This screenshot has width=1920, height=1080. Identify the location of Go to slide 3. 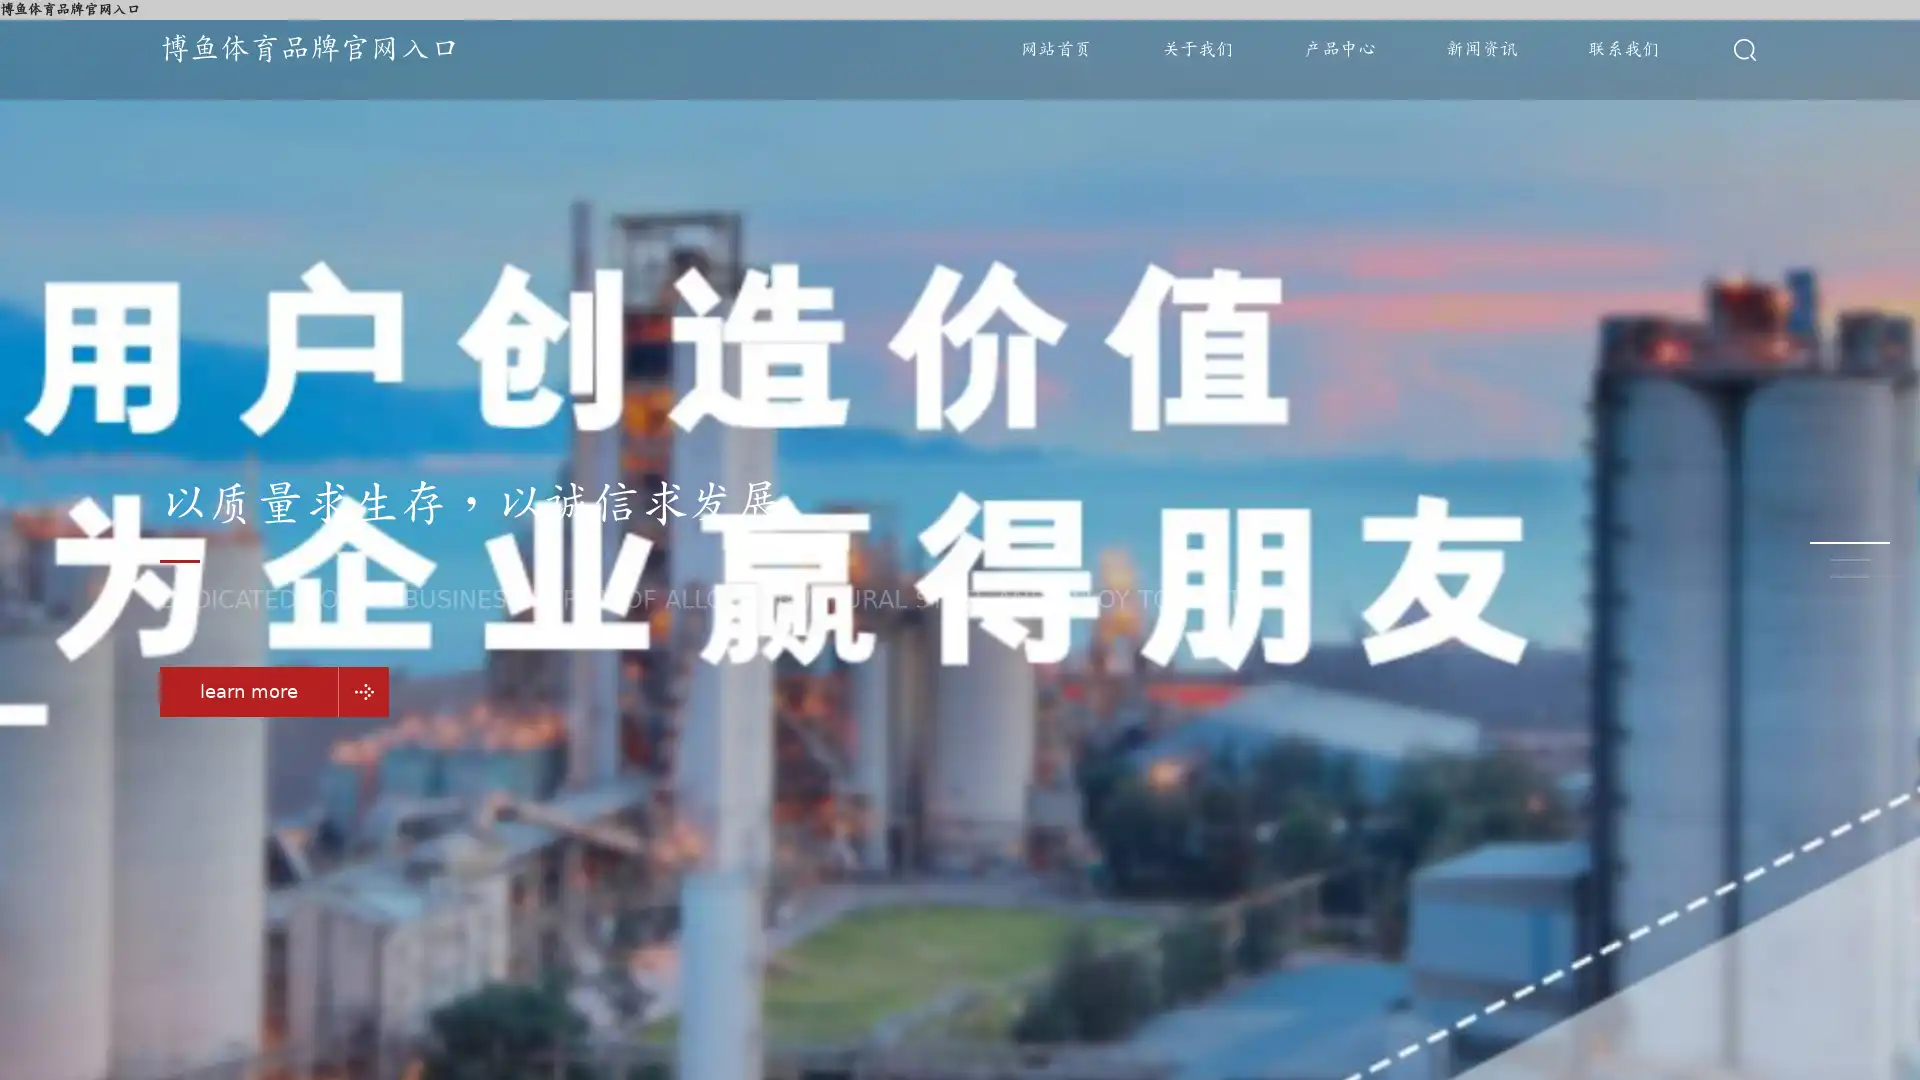
(1848, 577).